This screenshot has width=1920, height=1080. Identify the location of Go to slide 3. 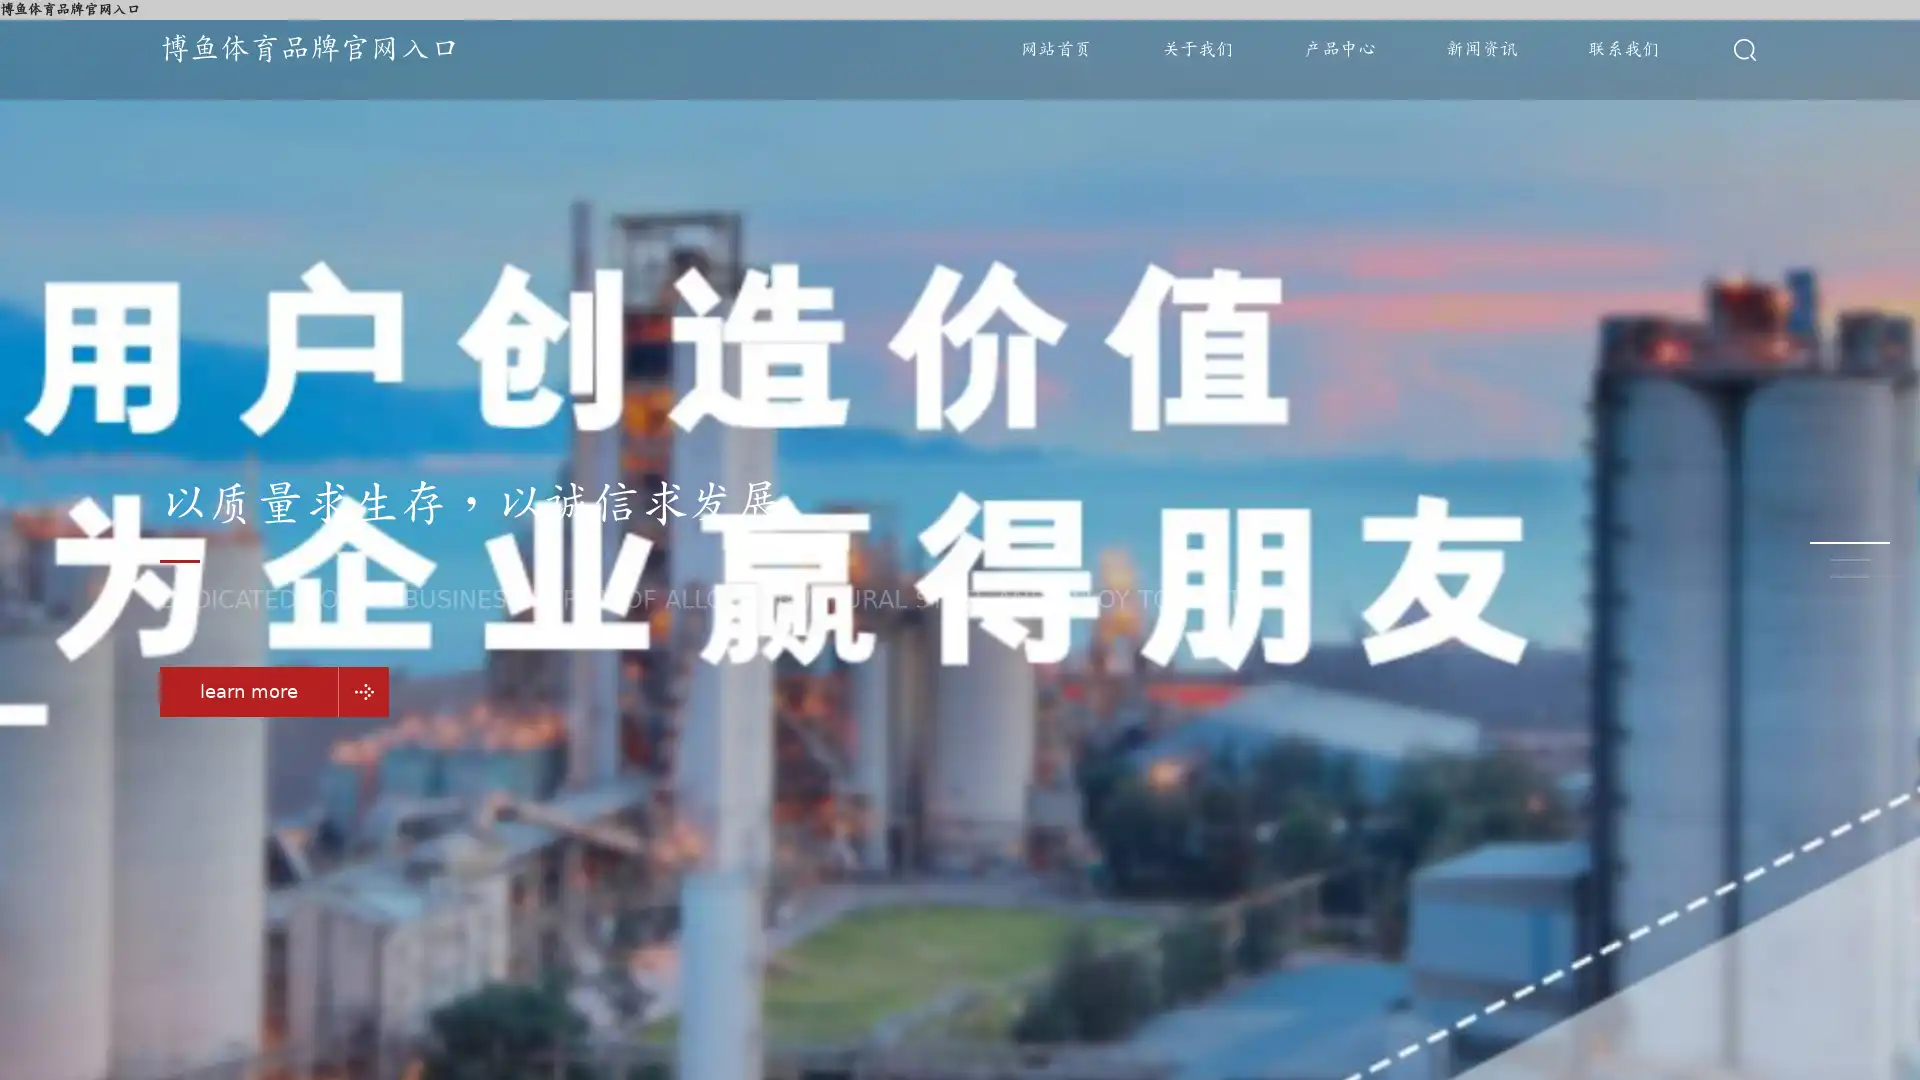
(1848, 577).